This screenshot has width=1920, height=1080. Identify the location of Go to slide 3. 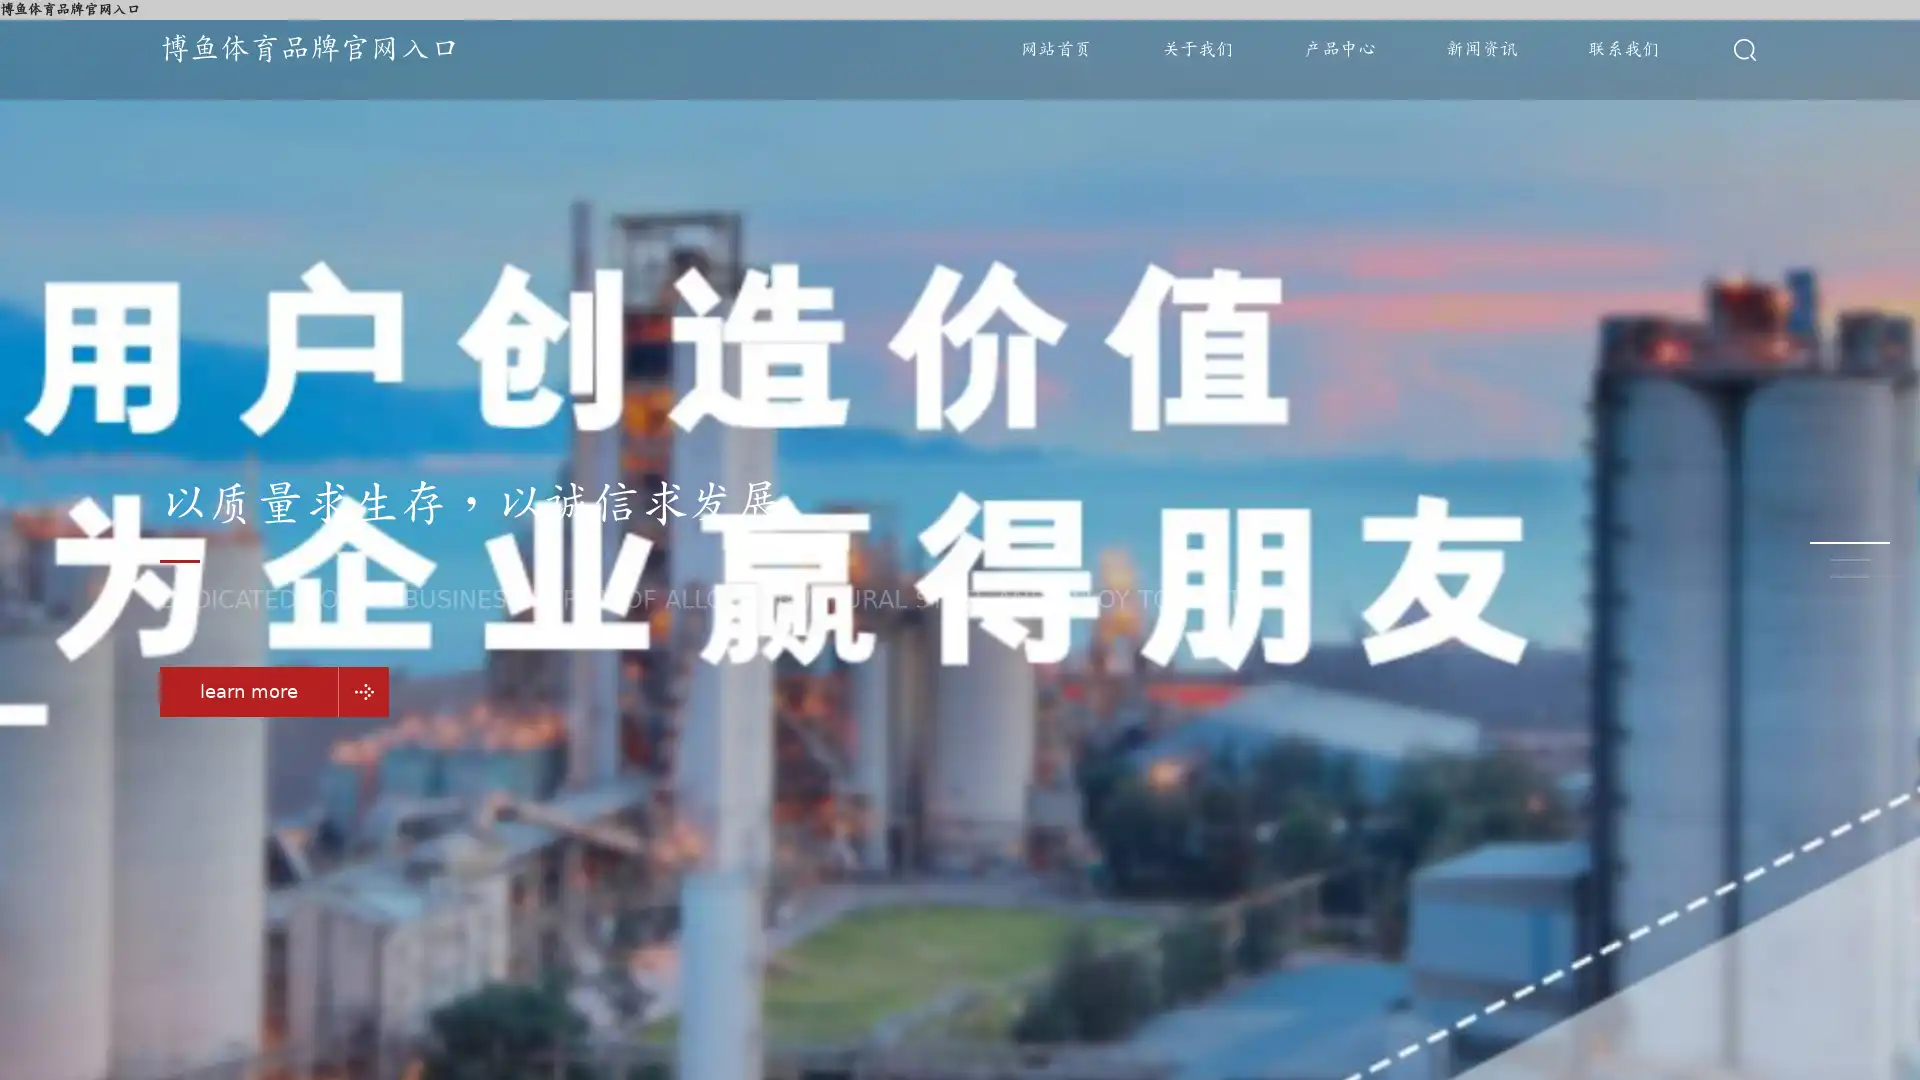
(1848, 577).